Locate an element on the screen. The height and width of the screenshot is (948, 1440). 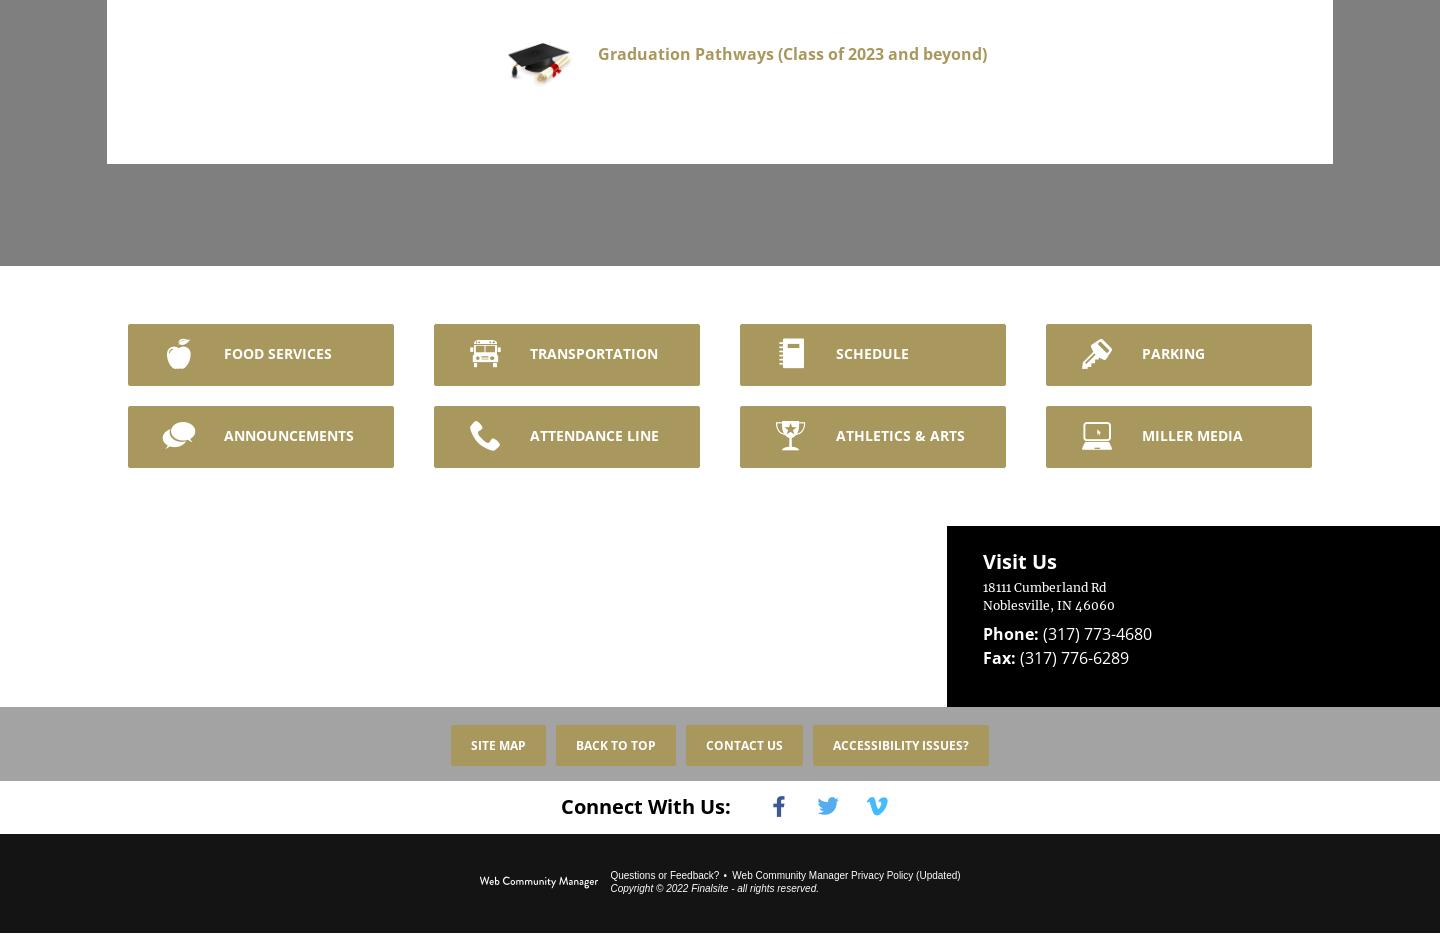
'(317) 776-6289' is located at coordinates (1071, 644).